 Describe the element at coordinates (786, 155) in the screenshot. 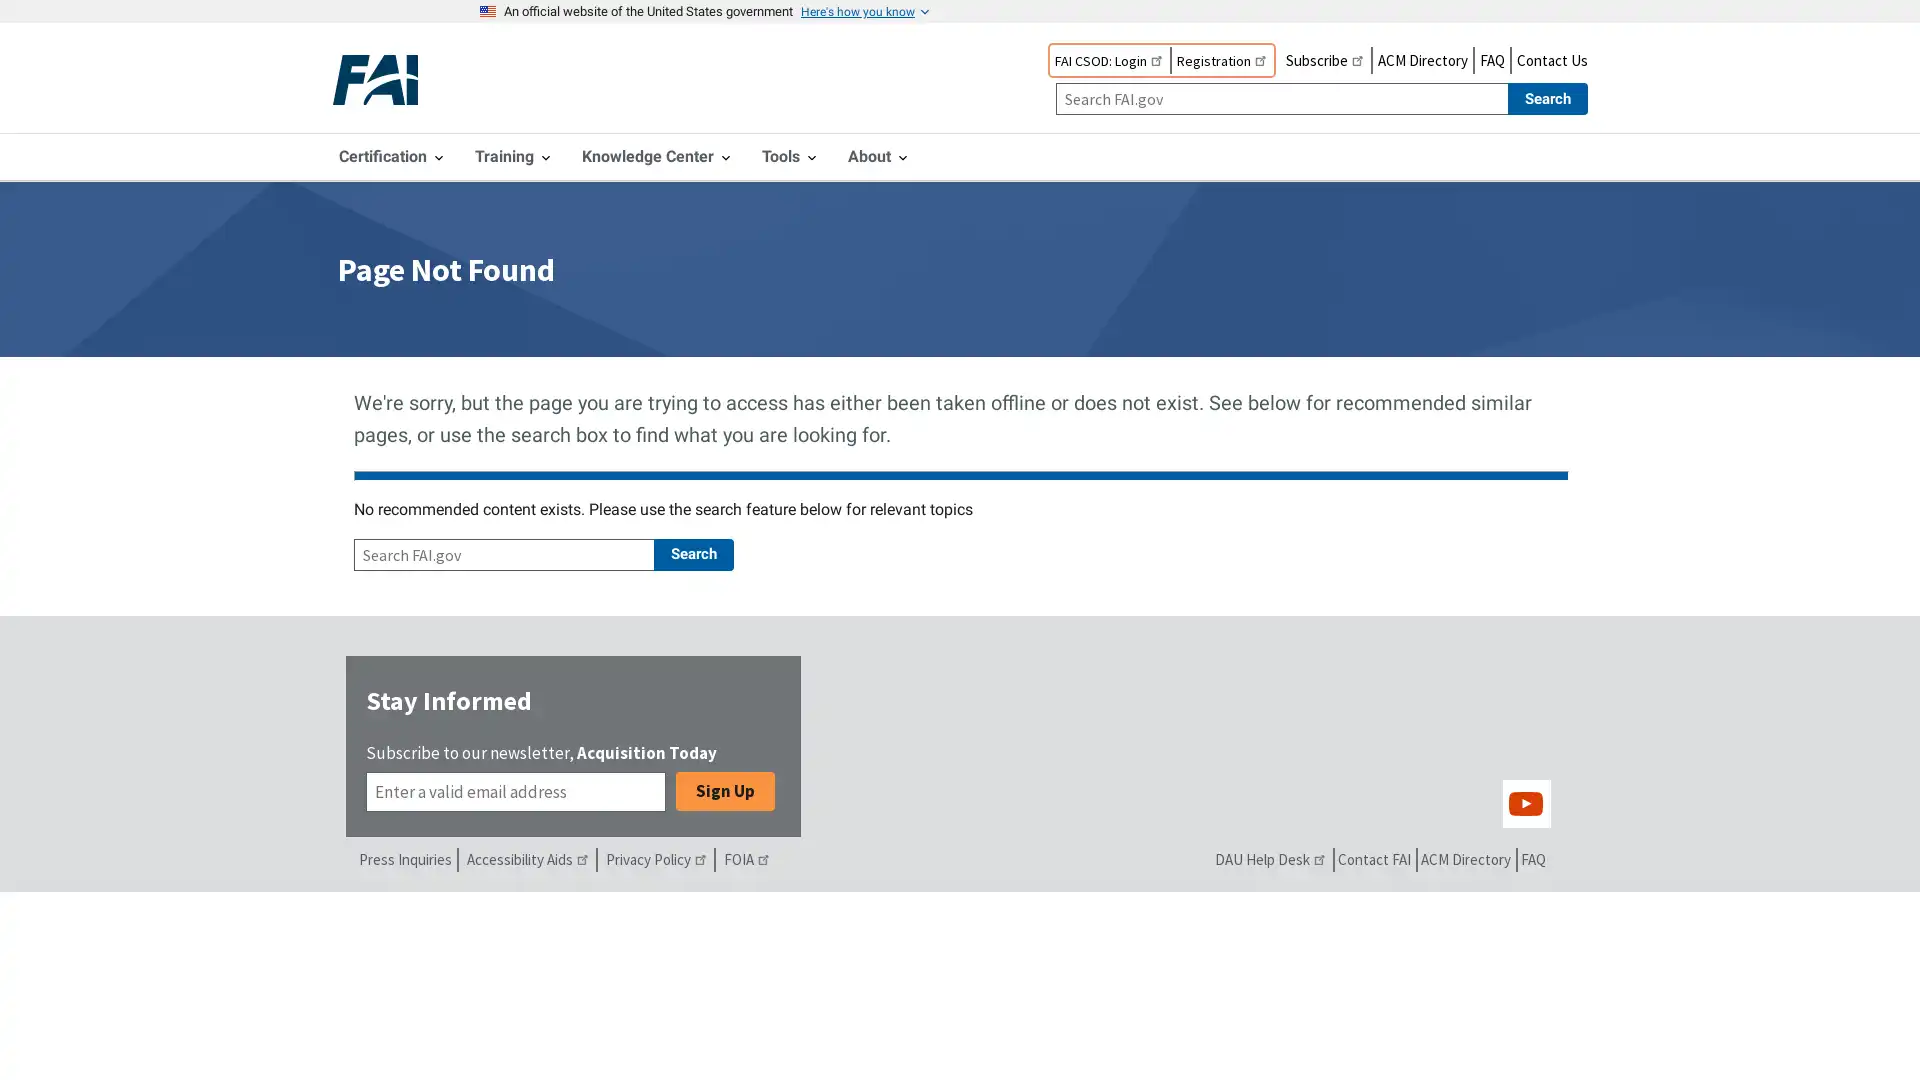

I see `Tools` at that location.